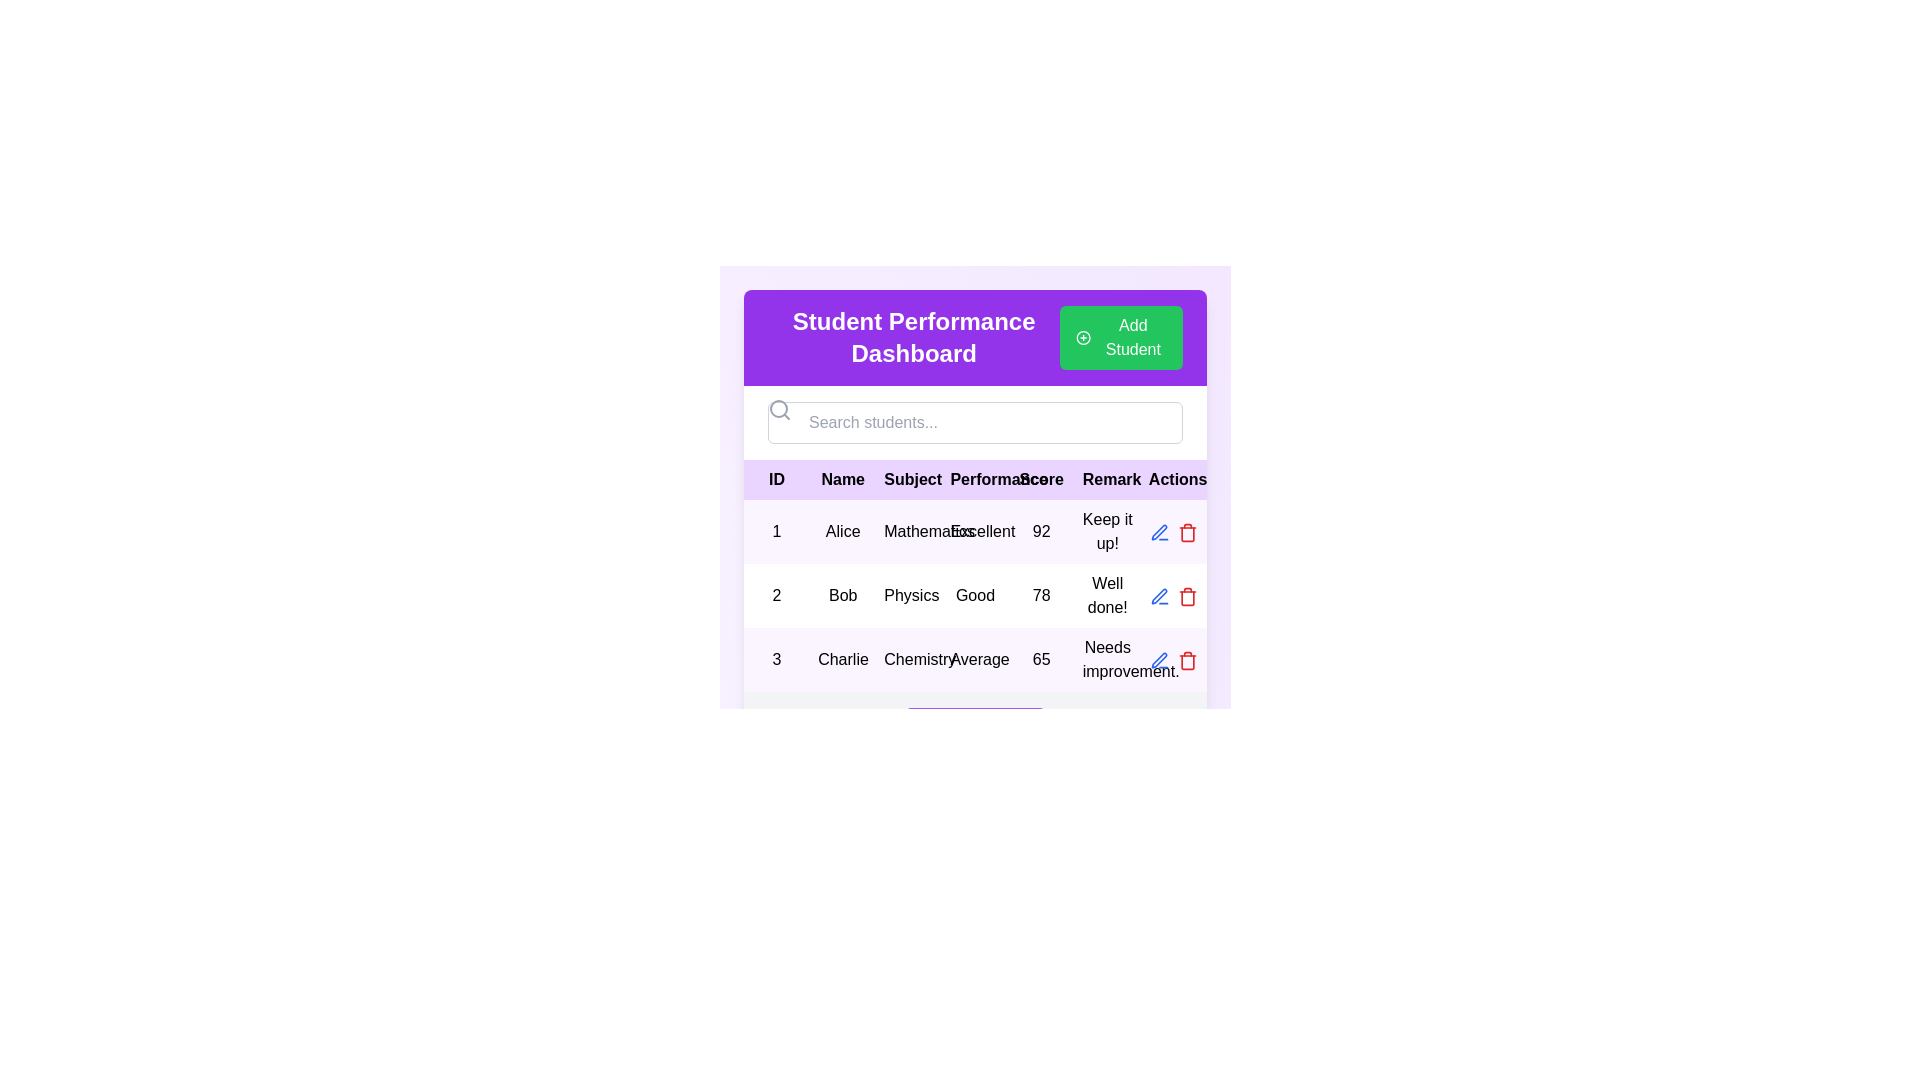 This screenshot has width=1920, height=1080. What do you see at coordinates (913, 337) in the screenshot?
I see `the main title text label located in the header section of the interface, which provides context to the user about the page's content` at bounding box center [913, 337].